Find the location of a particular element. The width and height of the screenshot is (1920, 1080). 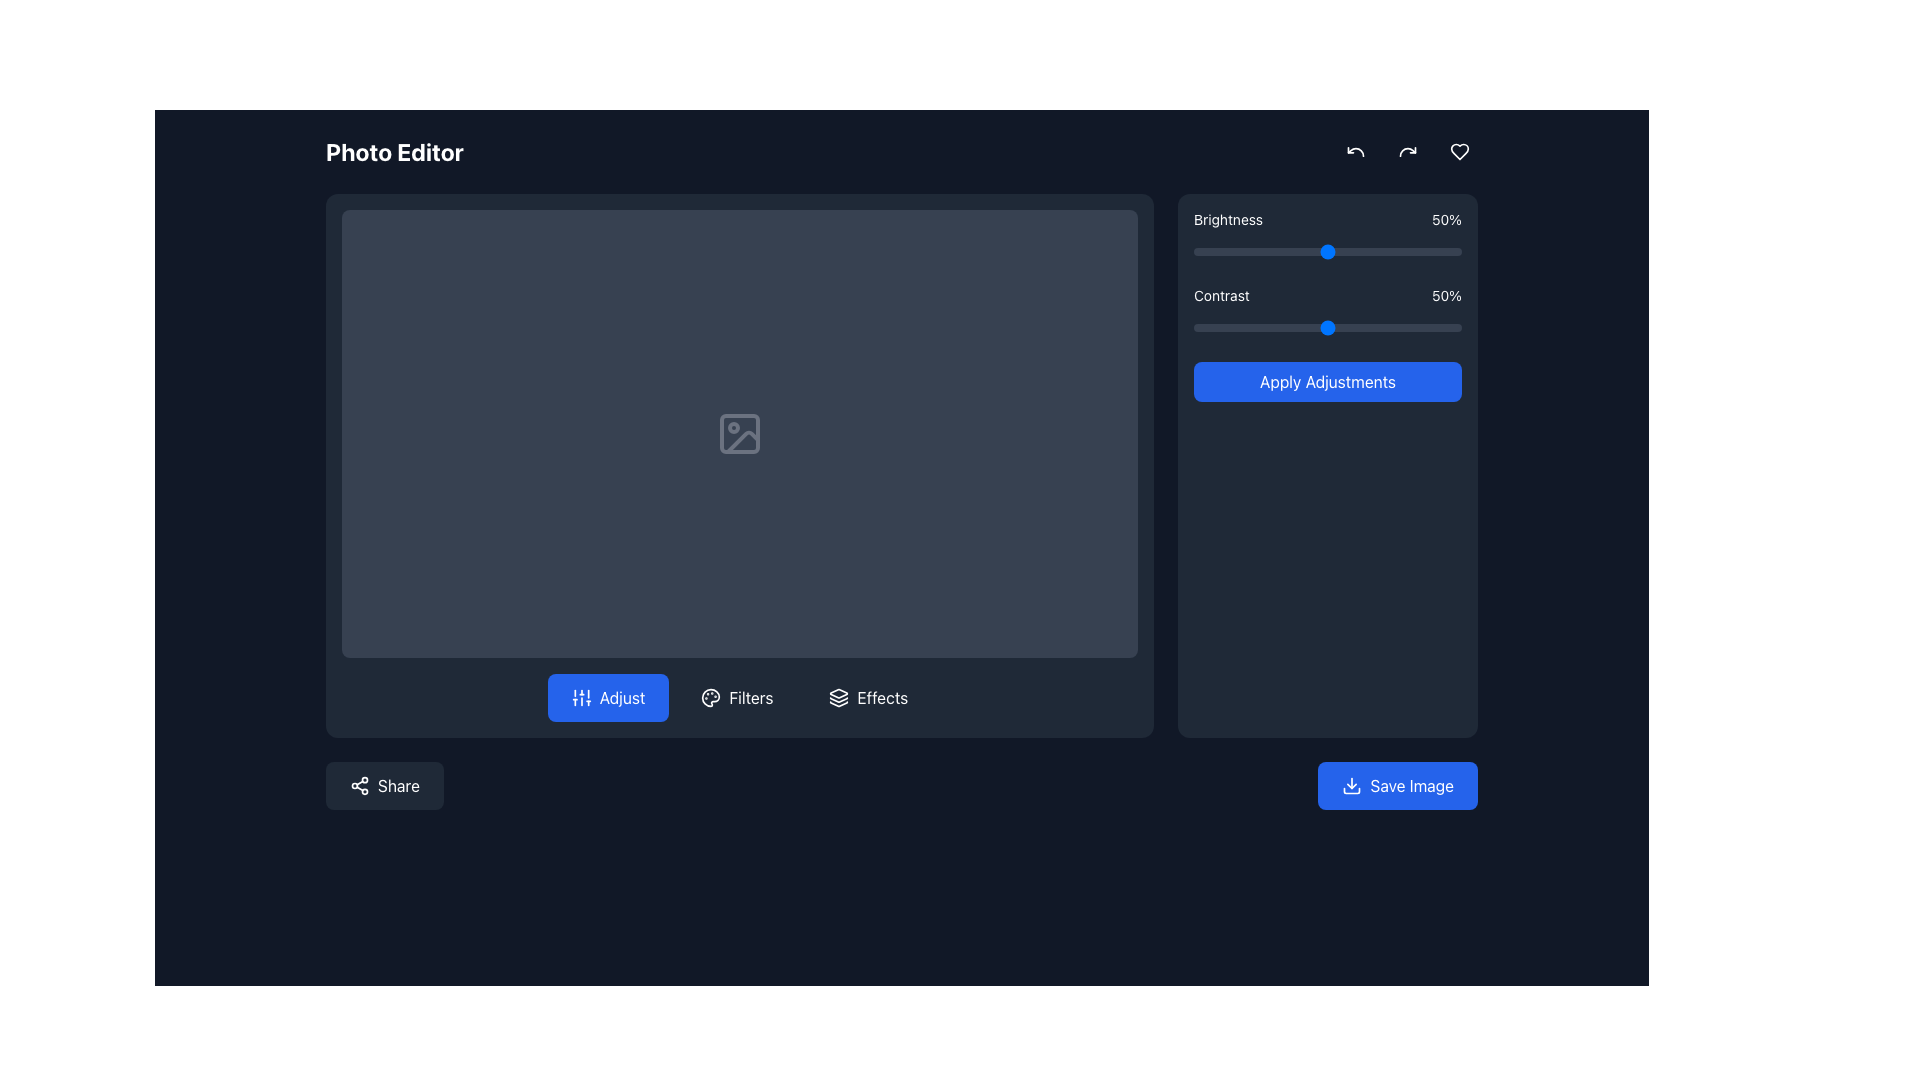

the contrast is located at coordinates (1282, 326).